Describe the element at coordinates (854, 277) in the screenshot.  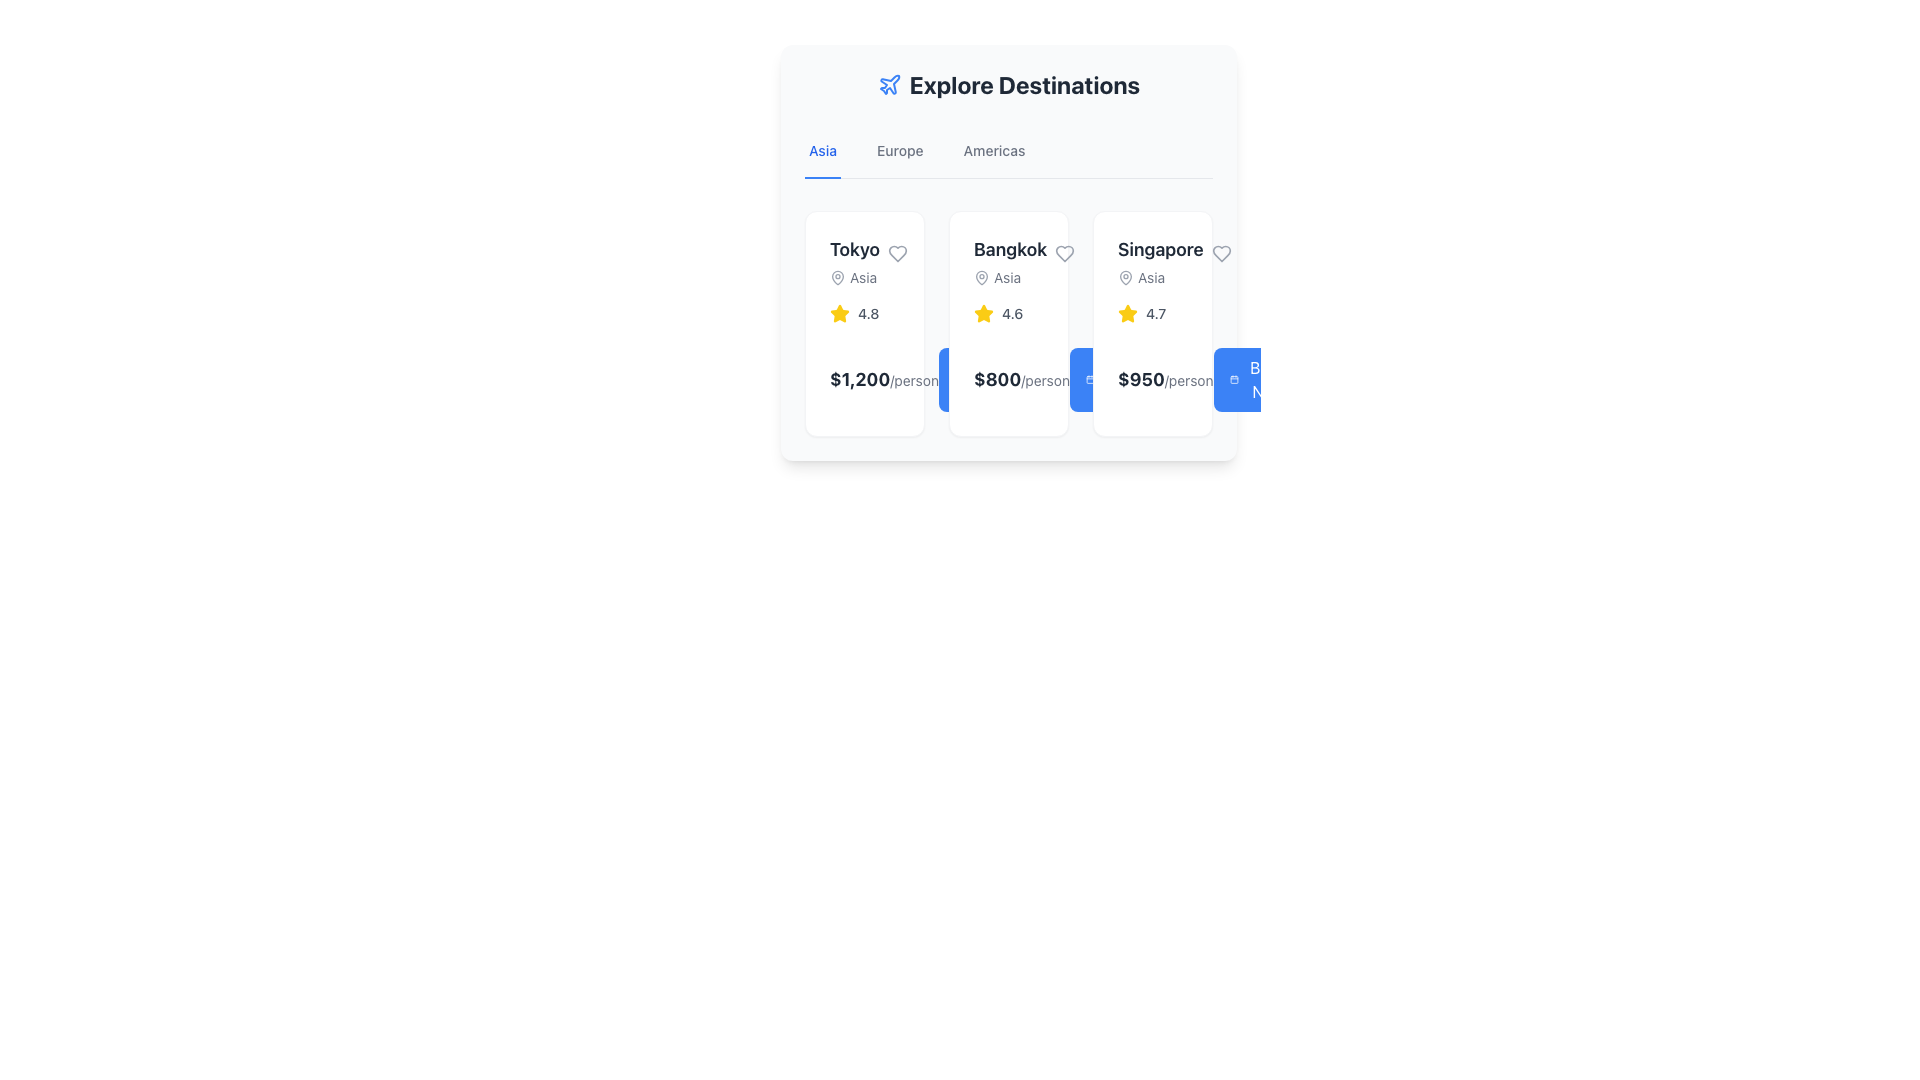
I see `the 'Asia' label with the map pin icon located on the 'Tokyo' destination card, which is styled in a smaller font size and muted gray color` at that location.